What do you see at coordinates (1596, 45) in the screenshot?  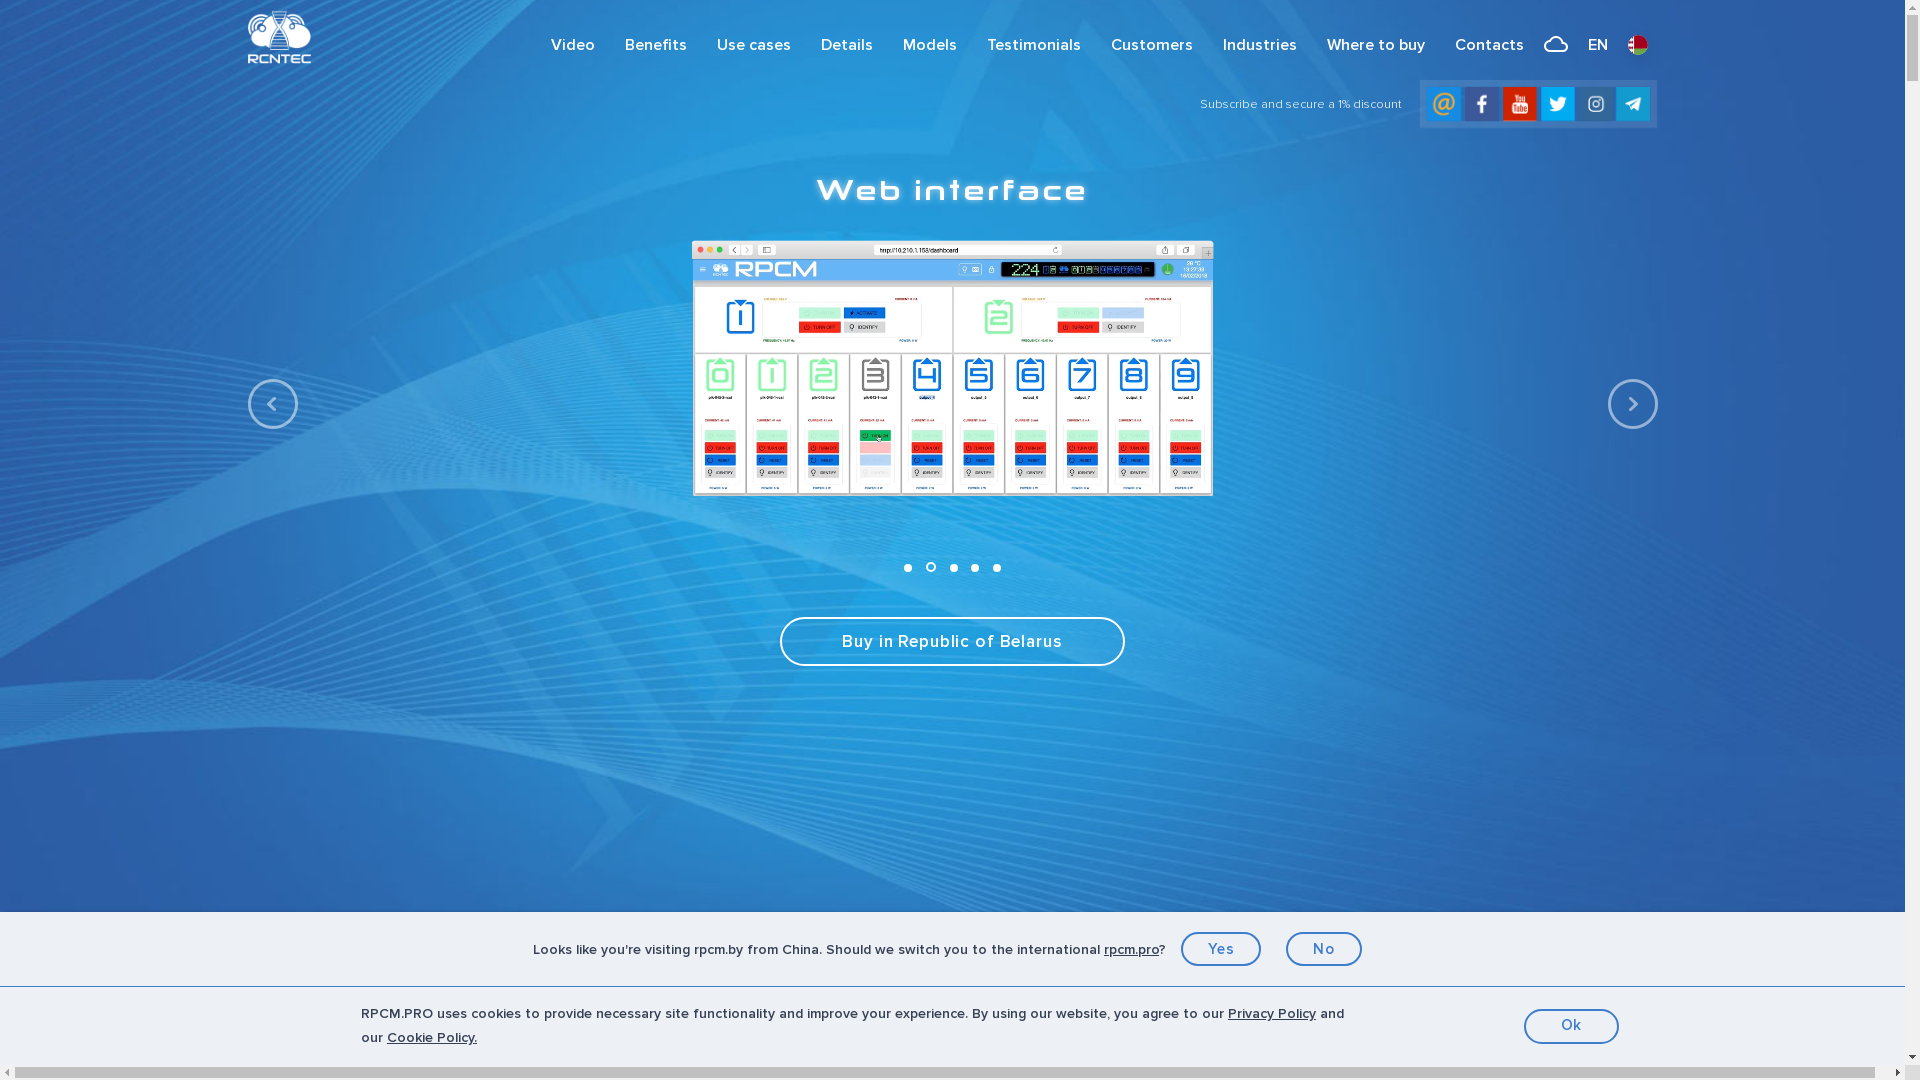 I see `'EN'` at bounding box center [1596, 45].